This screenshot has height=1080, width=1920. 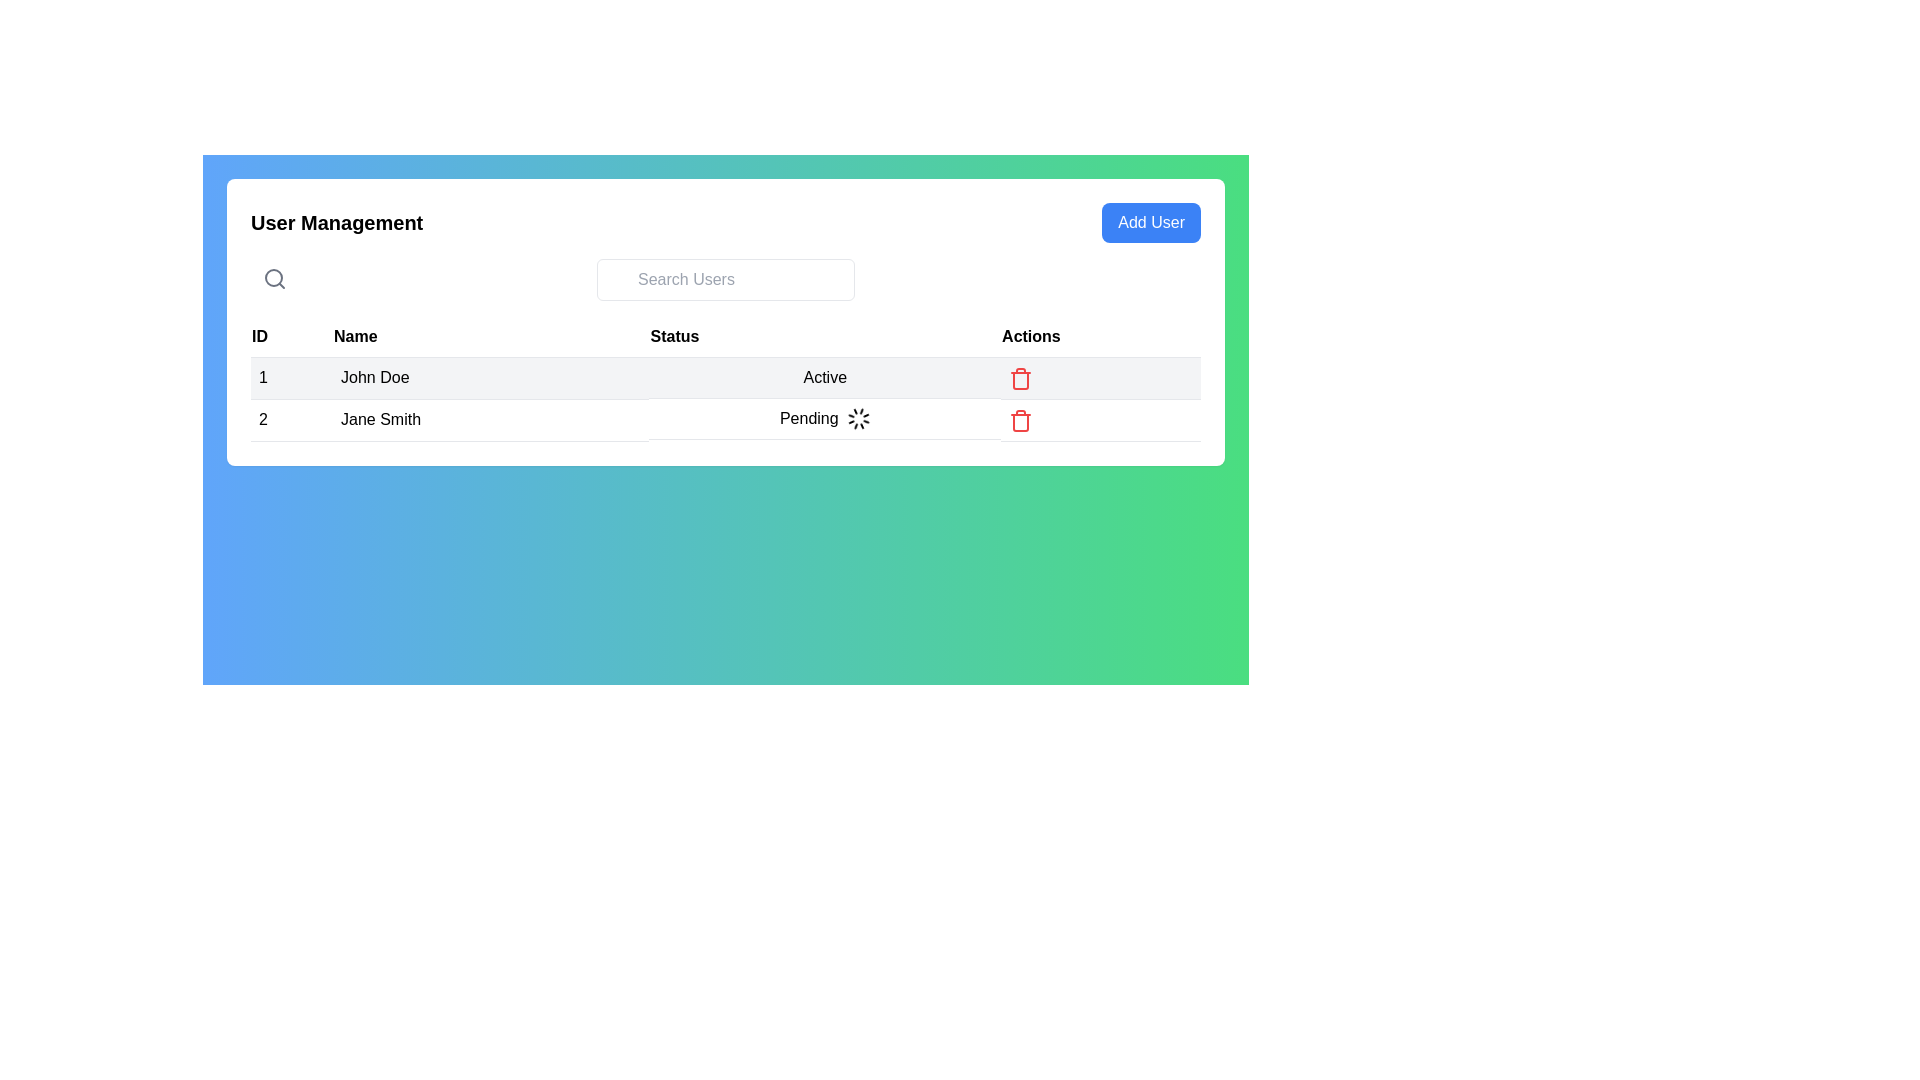 What do you see at coordinates (1151, 223) in the screenshot?
I see `the 'Add User' button, which is a rectangular button with rounded corners, blue background, and white text, located at the top-right section of the interface next to 'User Management'` at bounding box center [1151, 223].